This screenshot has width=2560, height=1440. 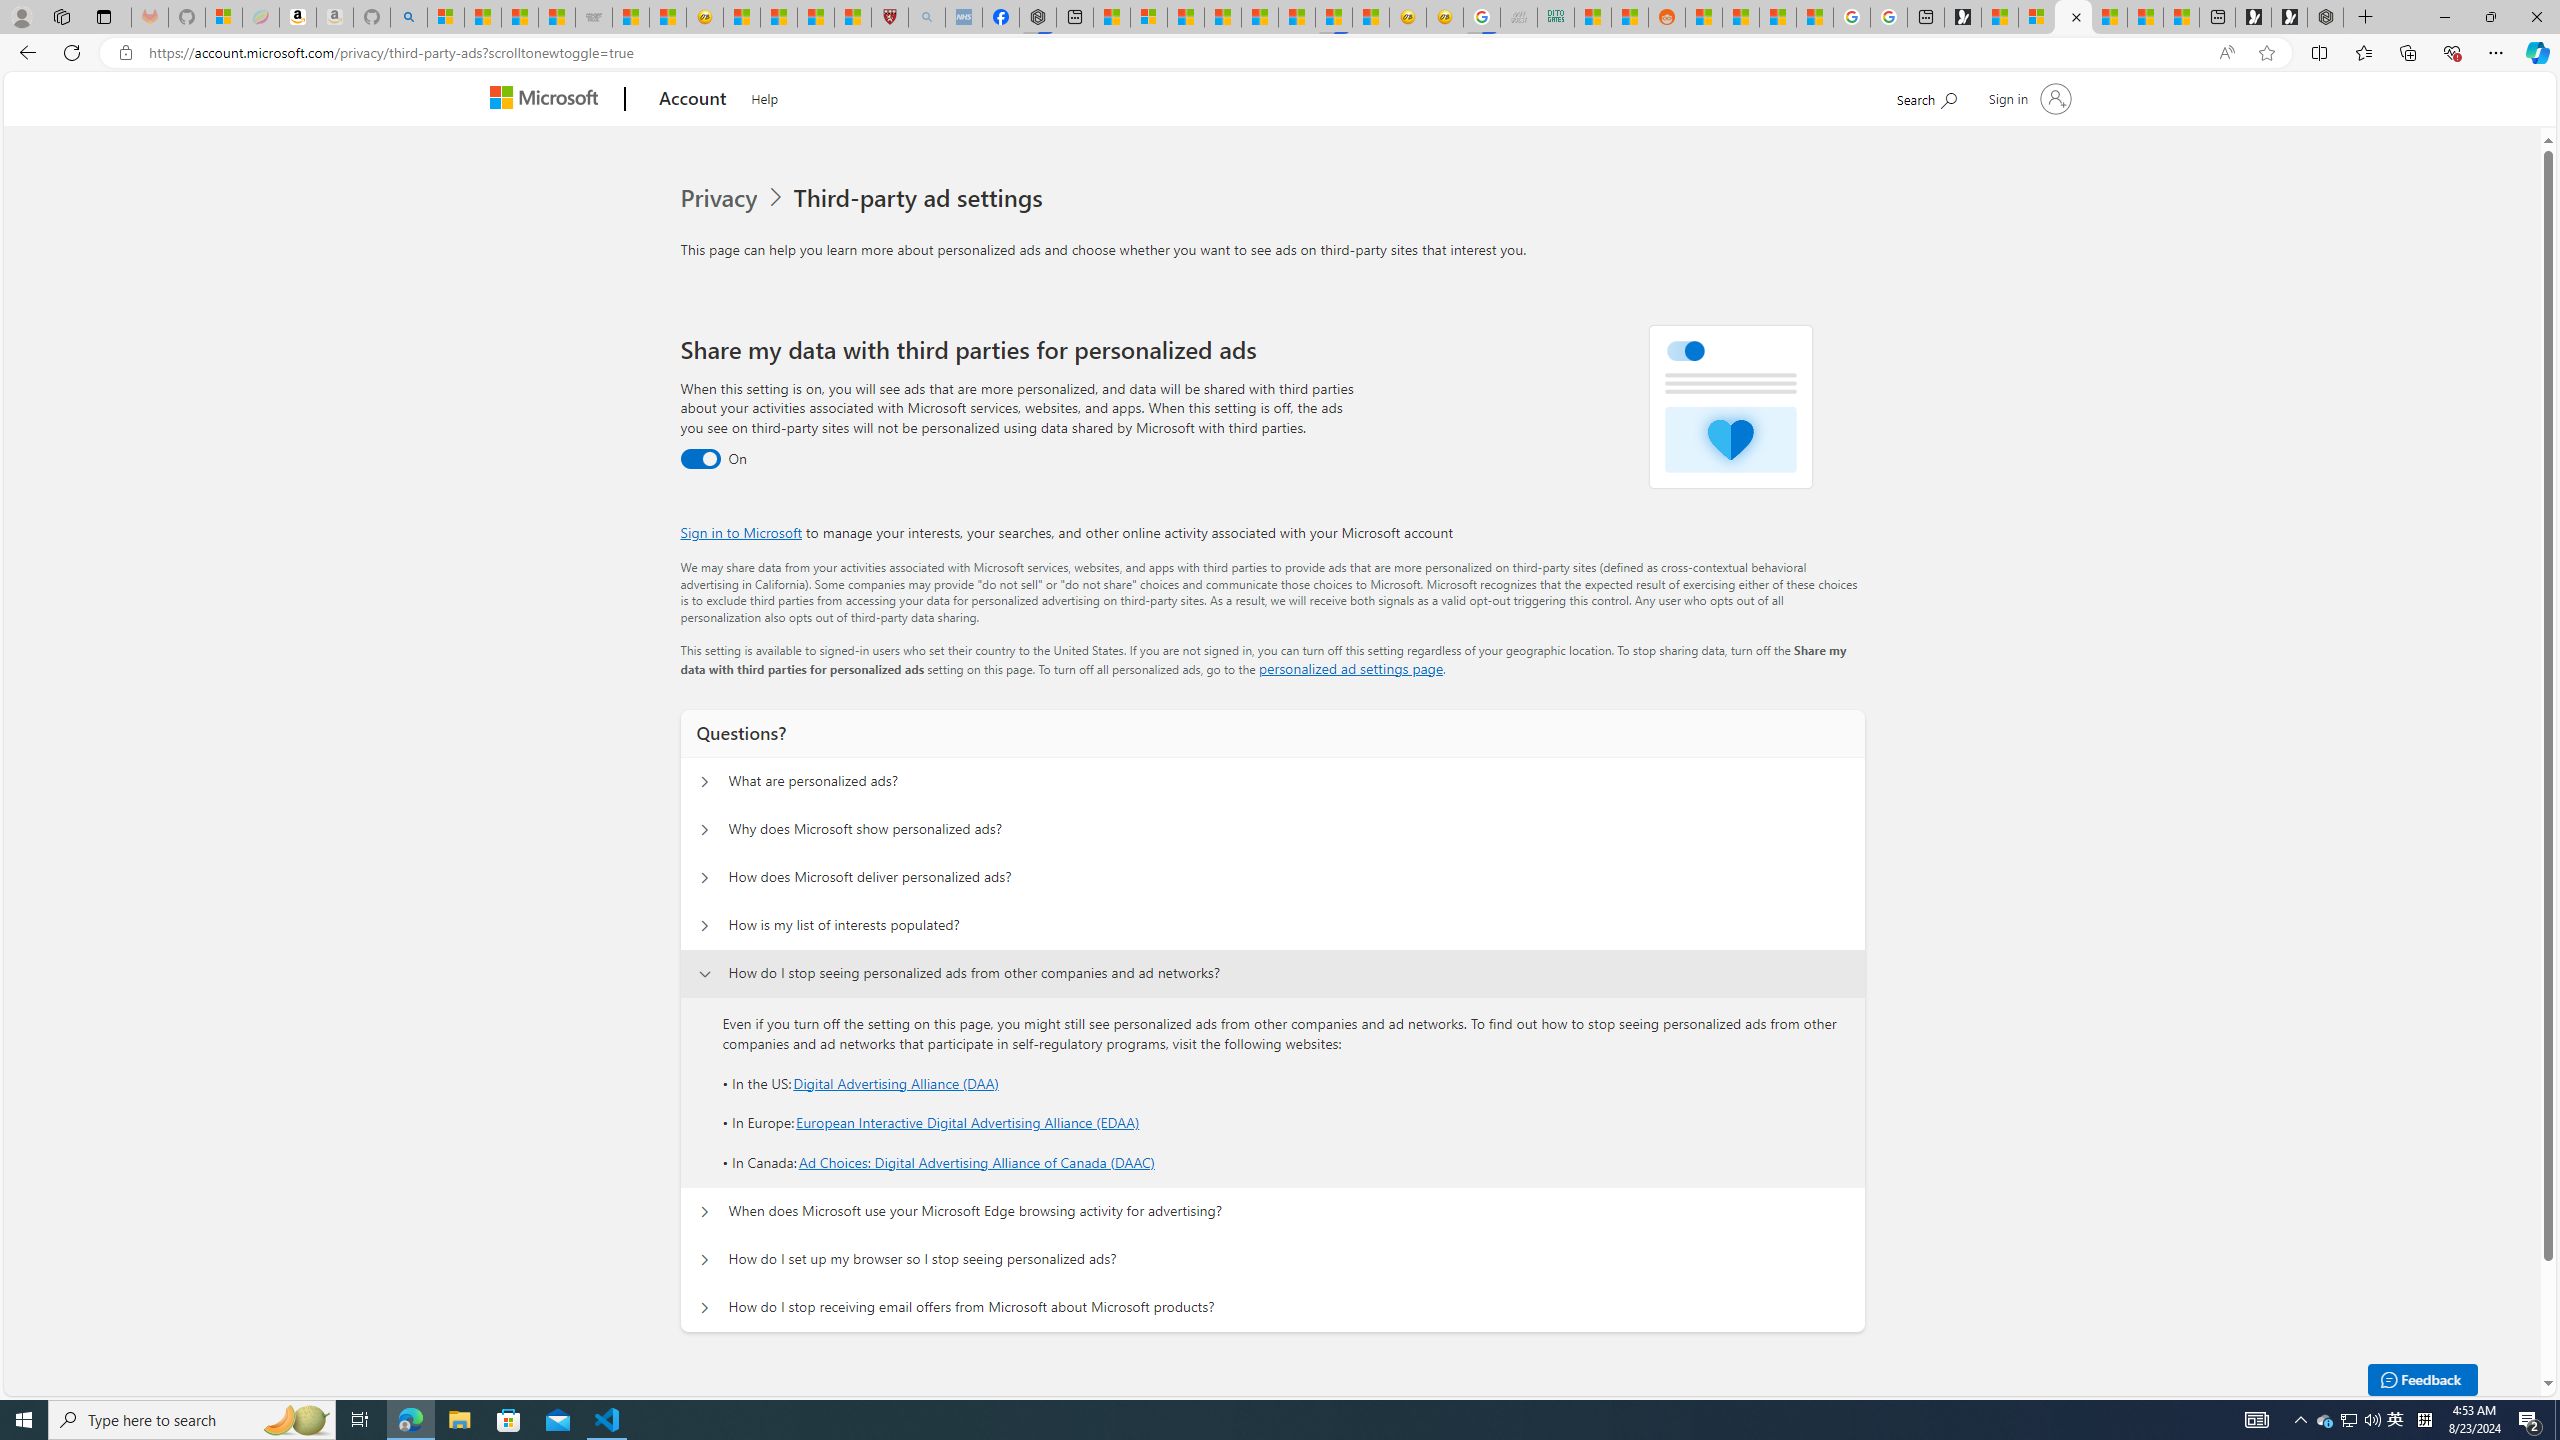 What do you see at coordinates (852, 16) in the screenshot?
I see `'12 Popular Science Lies that Must be Corrected'` at bounding box center [852, 16].